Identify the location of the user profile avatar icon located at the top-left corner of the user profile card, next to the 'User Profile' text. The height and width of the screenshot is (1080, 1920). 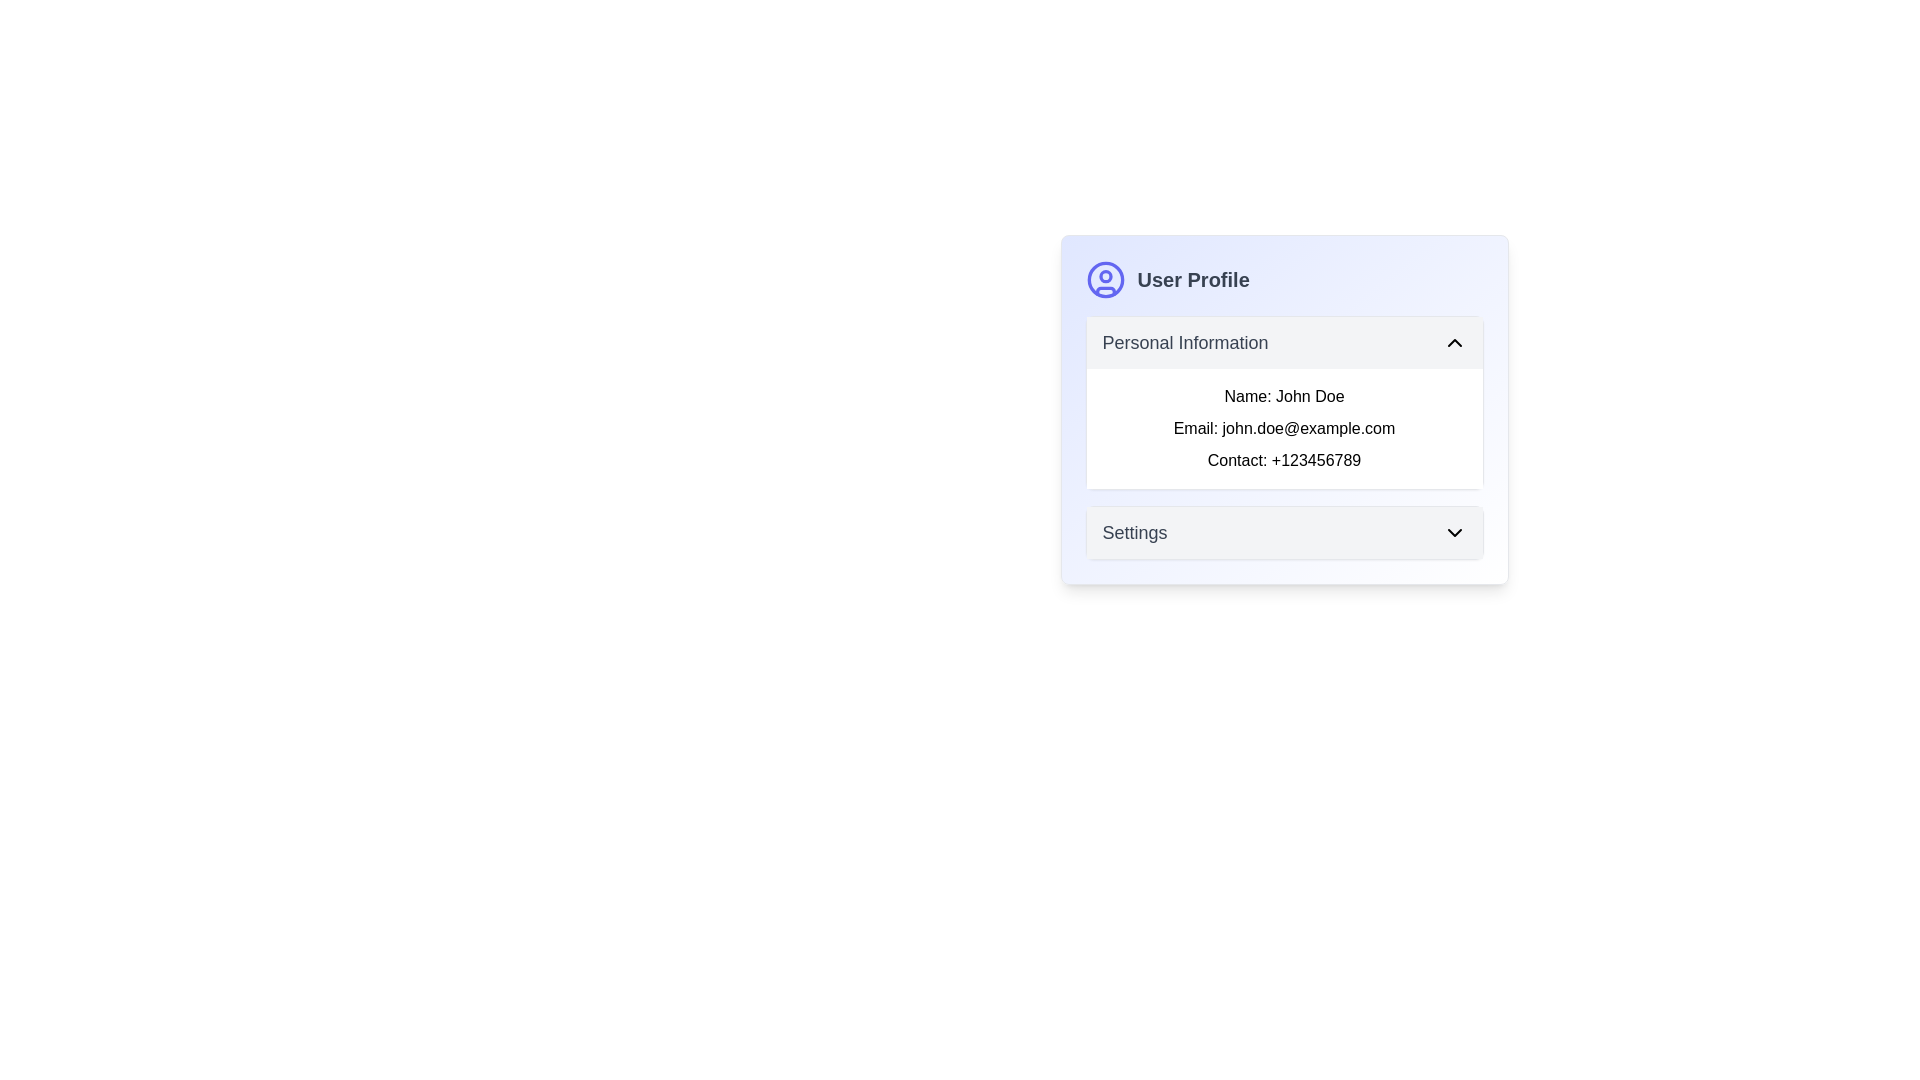
(1104, 280).